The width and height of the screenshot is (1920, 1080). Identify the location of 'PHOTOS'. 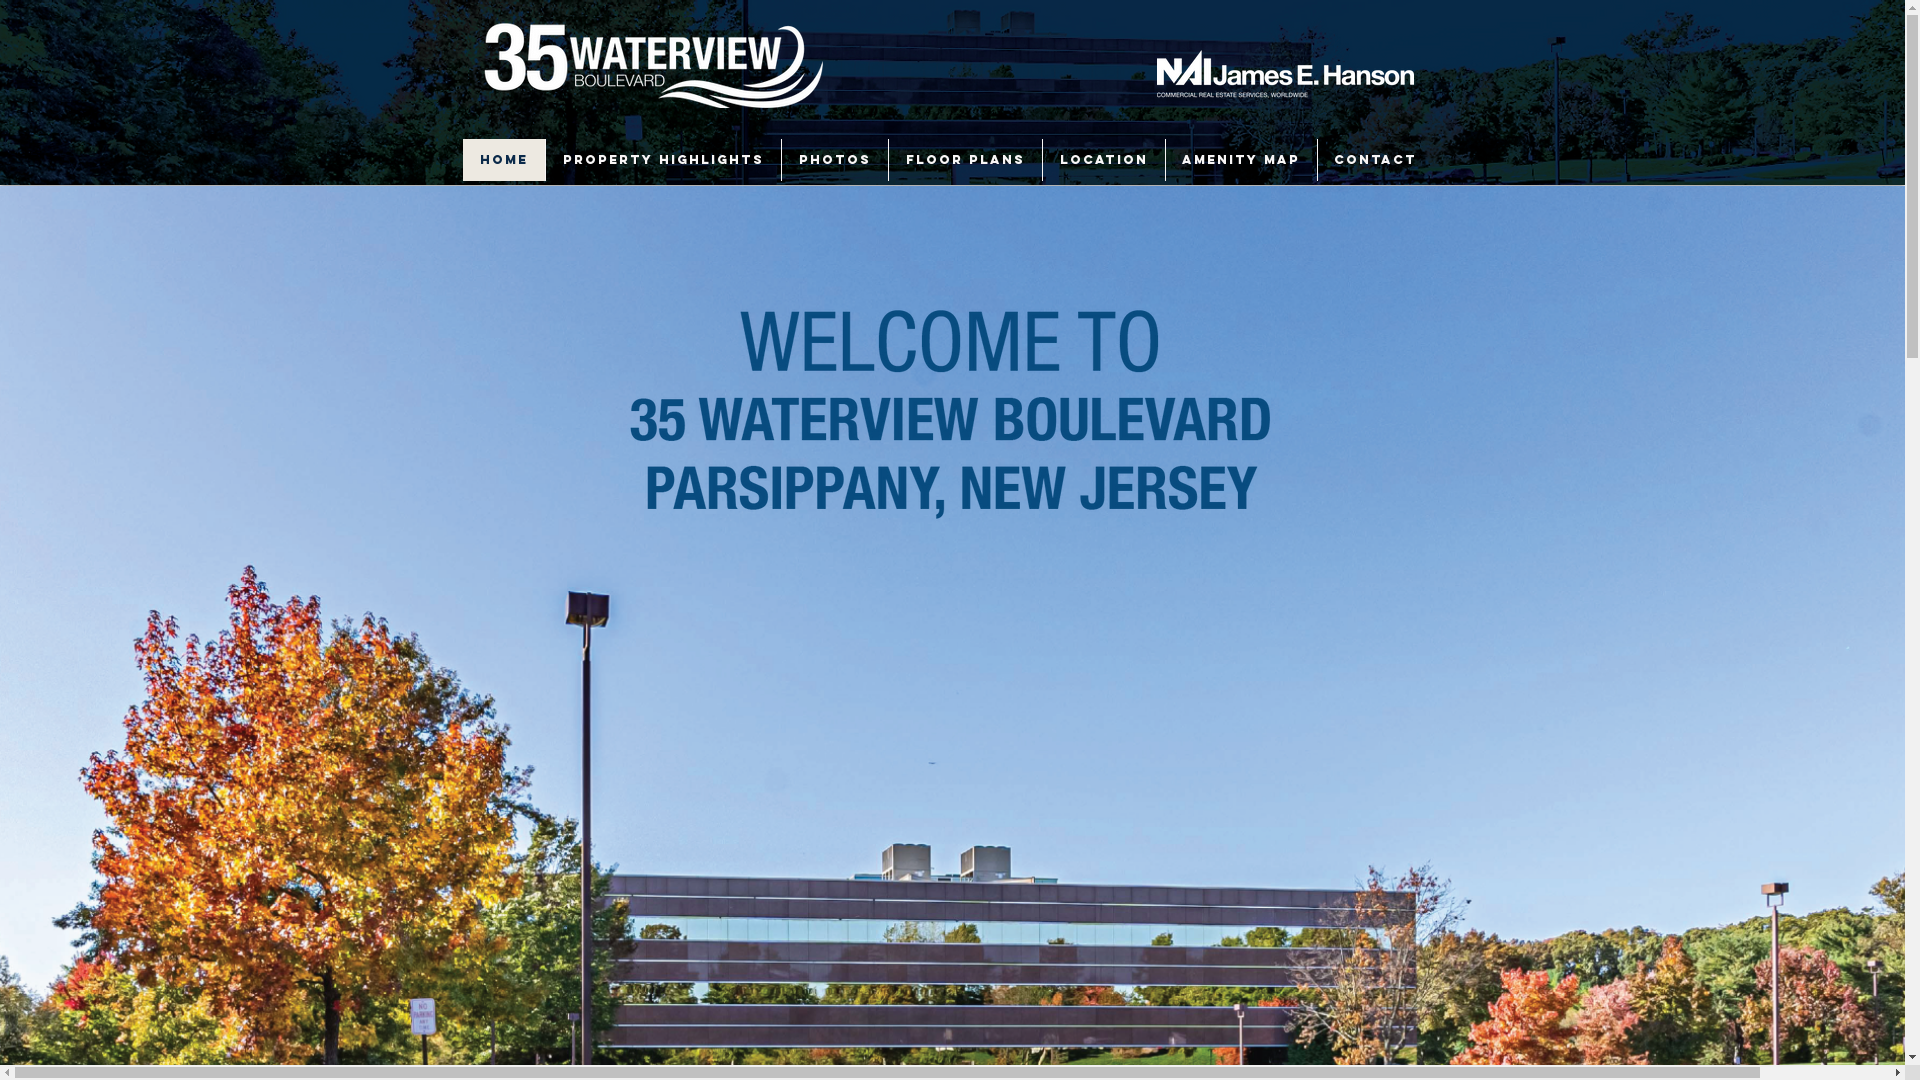
(833, 158).